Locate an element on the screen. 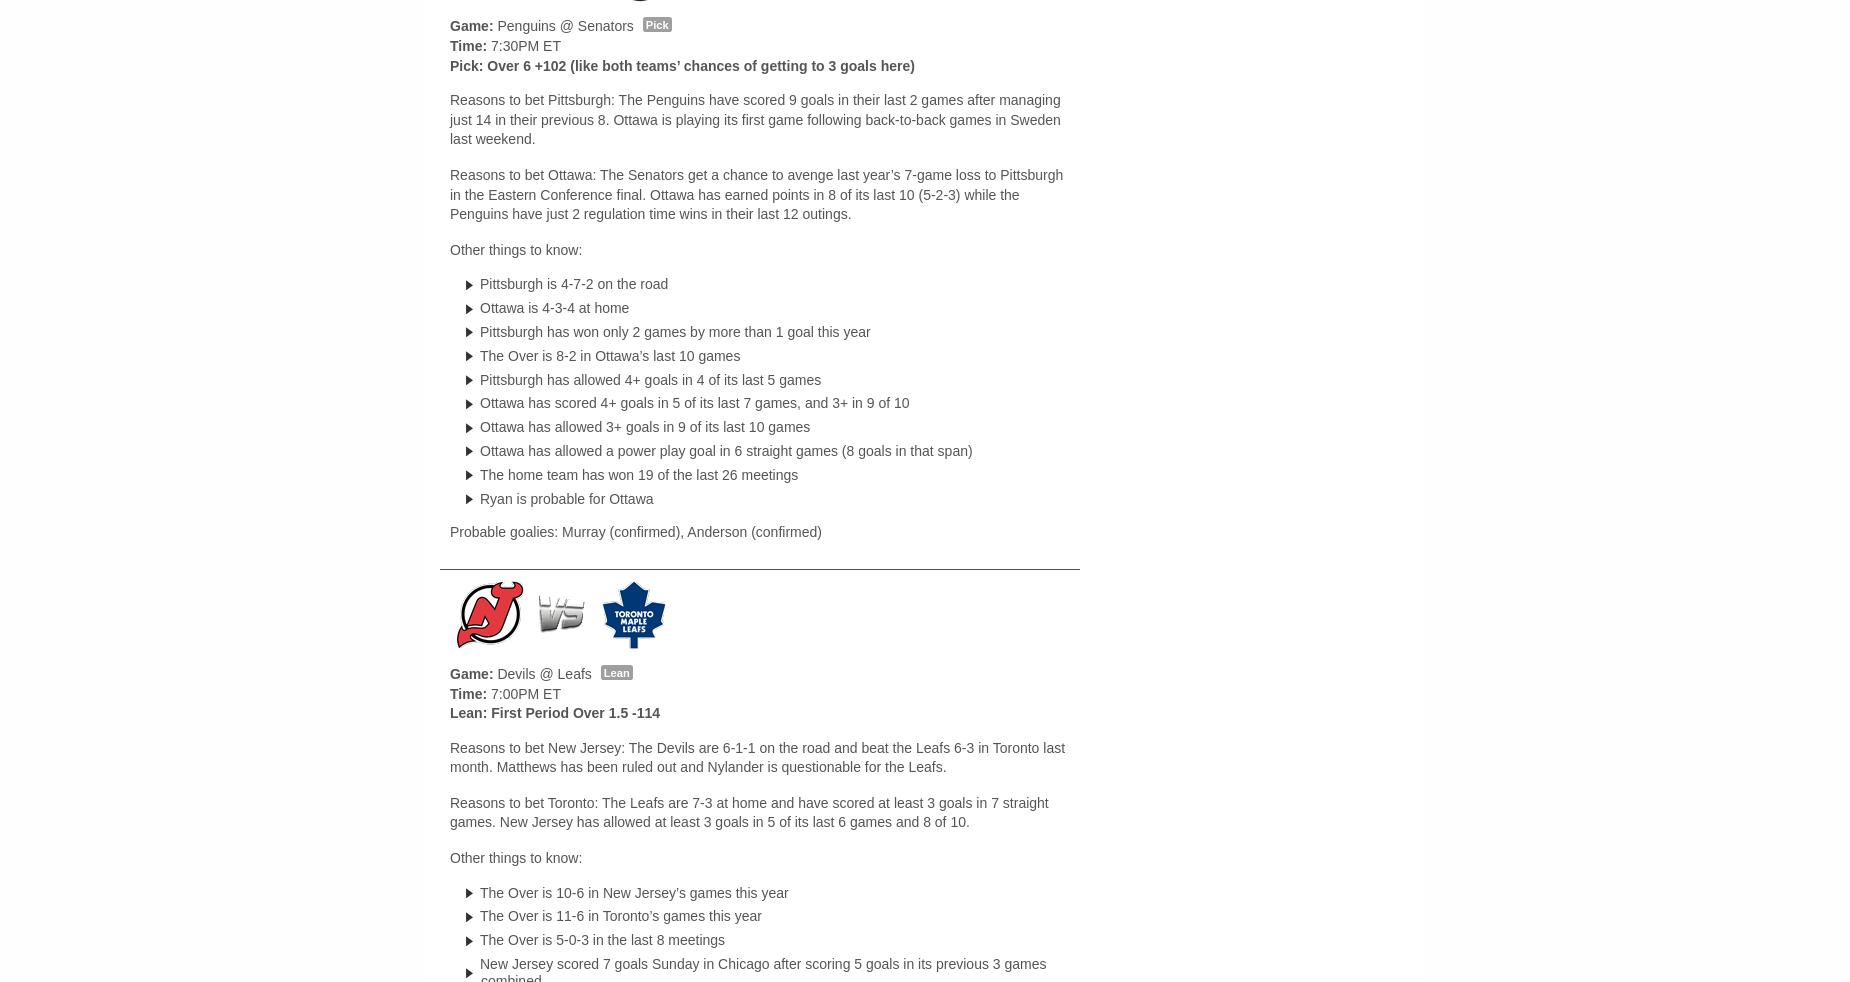  'Penguins @ Senators' is located at coordinates (564, 25).